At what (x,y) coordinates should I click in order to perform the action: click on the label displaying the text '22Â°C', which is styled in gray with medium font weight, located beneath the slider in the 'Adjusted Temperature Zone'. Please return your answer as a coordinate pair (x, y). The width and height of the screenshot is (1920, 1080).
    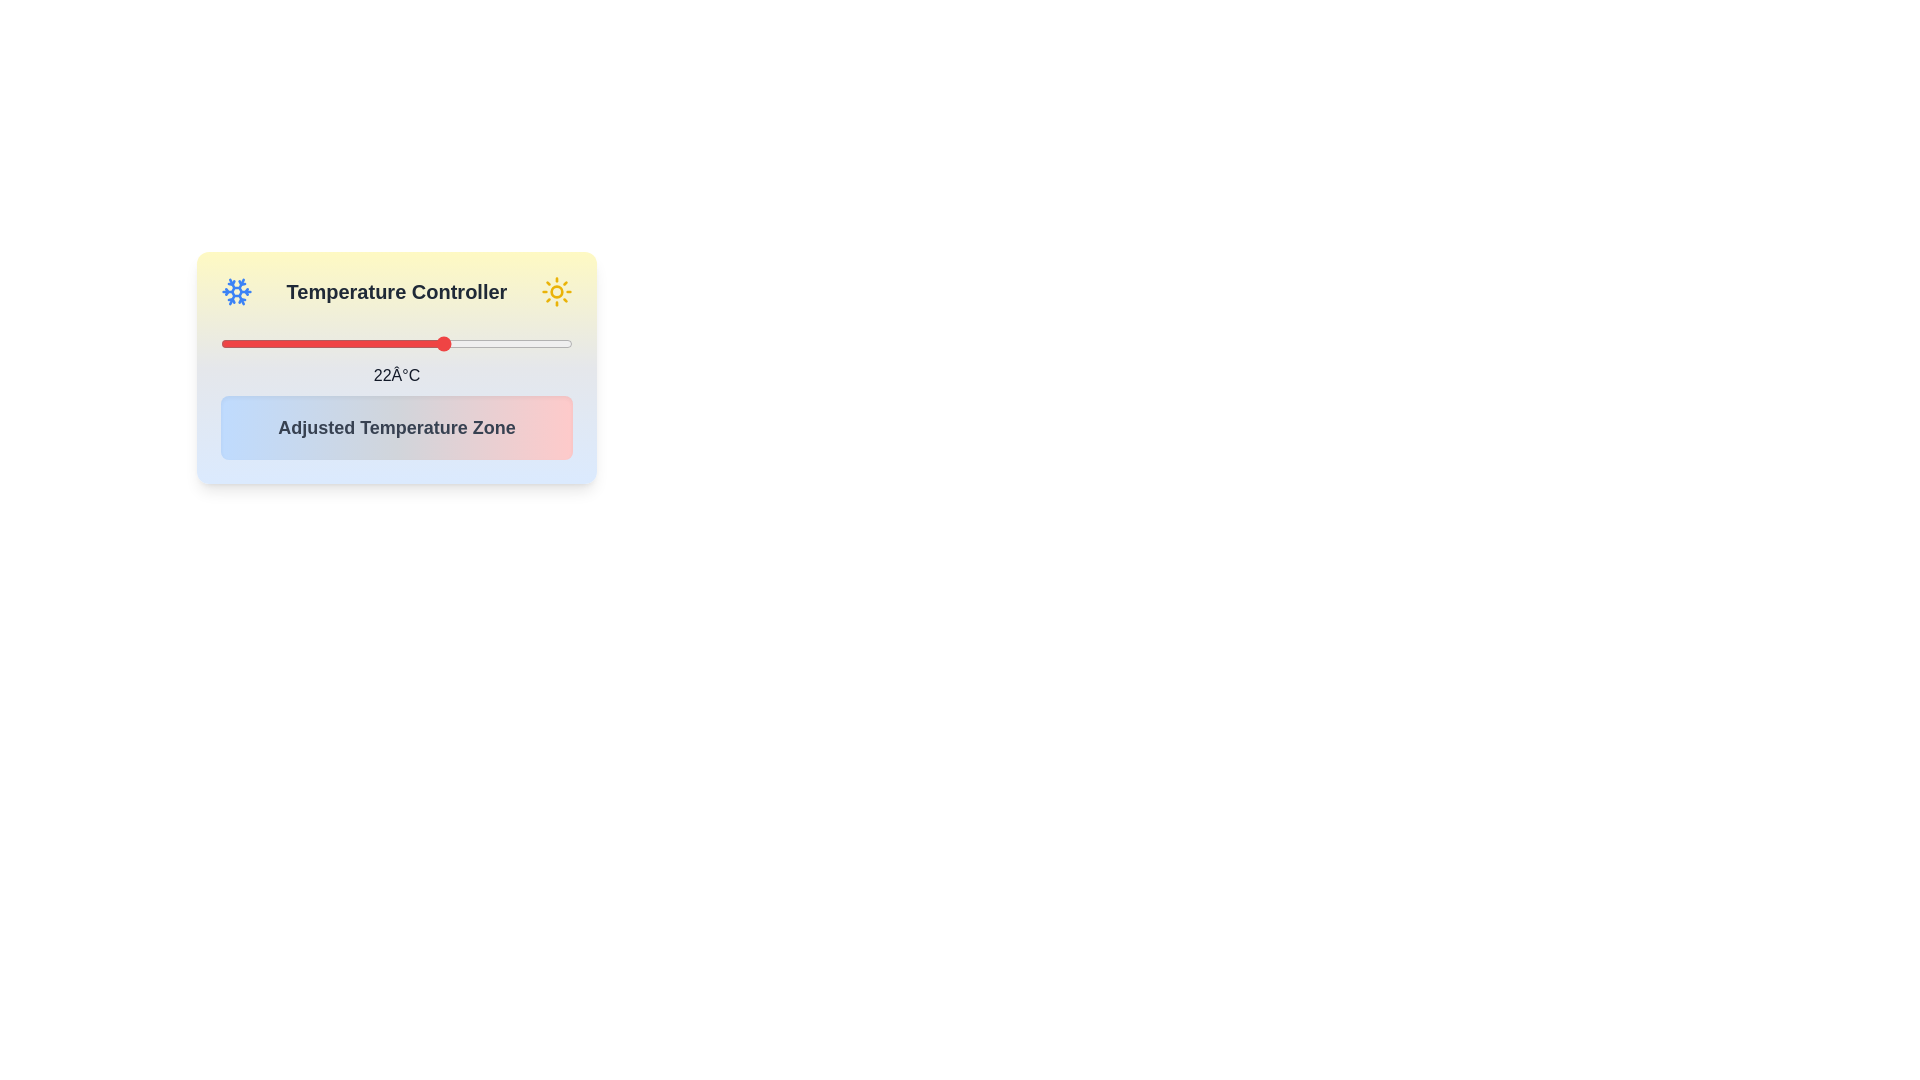
    Looking at the image, I should click on (397, 375).